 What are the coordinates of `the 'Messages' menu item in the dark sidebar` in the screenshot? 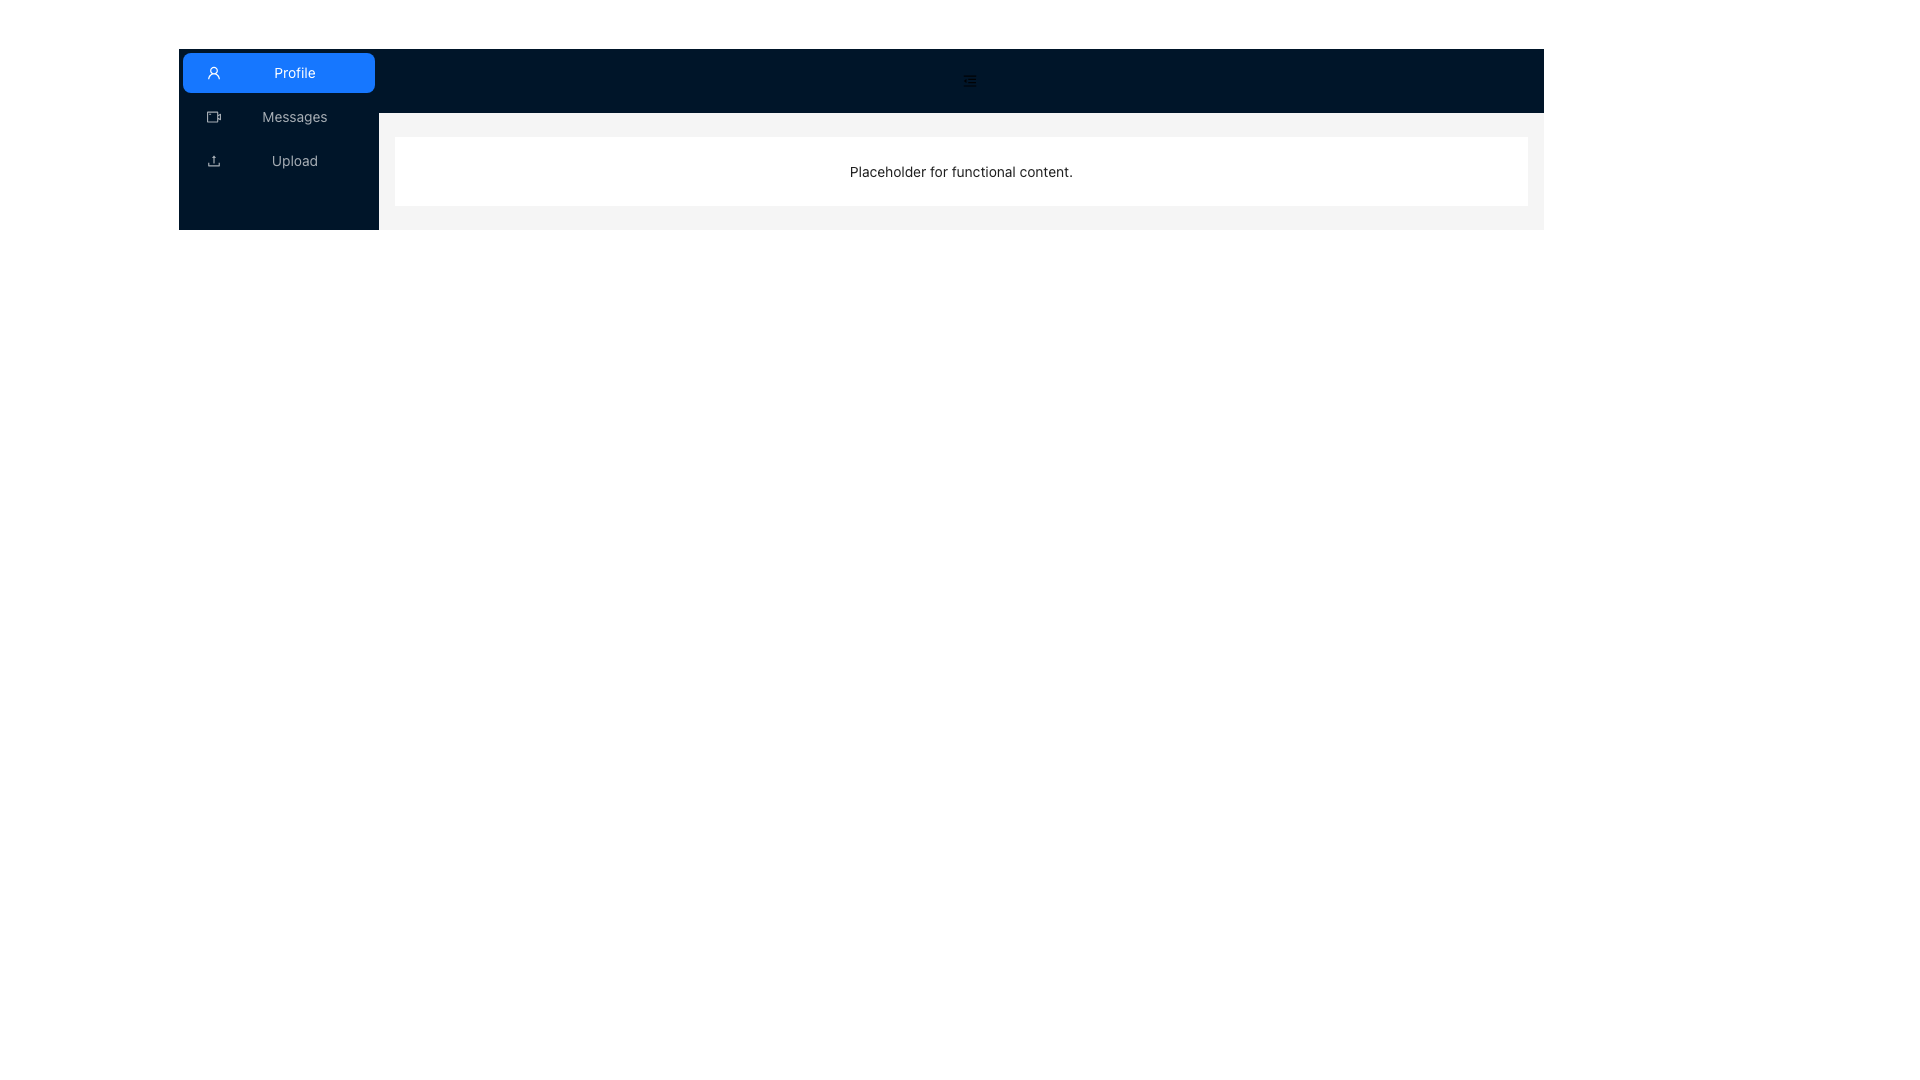 It's located at (277, 116).